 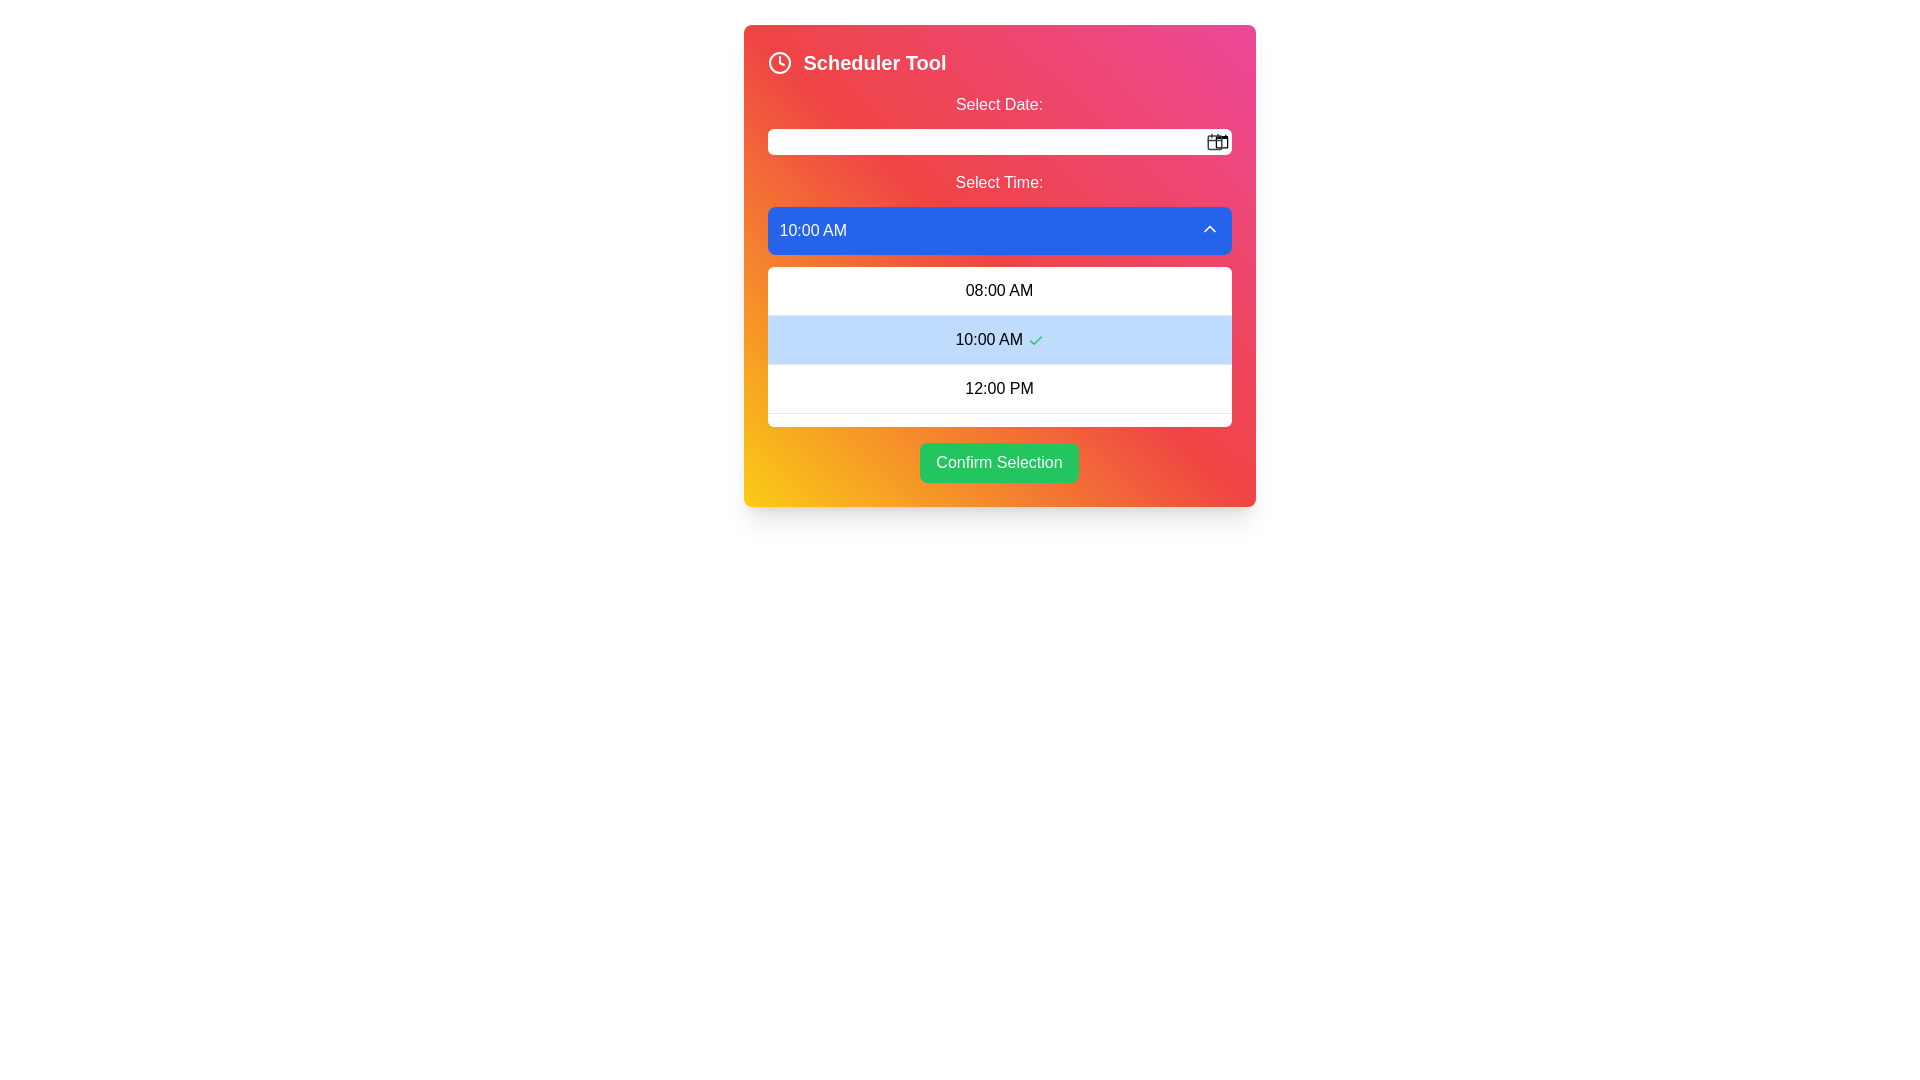 What do you see at coordinates (999, 230) in the screenshot?
I see `the time selector dropdown button located below the 'Select Time:' label for keyboard navigation` at bounding box center [999, 230].